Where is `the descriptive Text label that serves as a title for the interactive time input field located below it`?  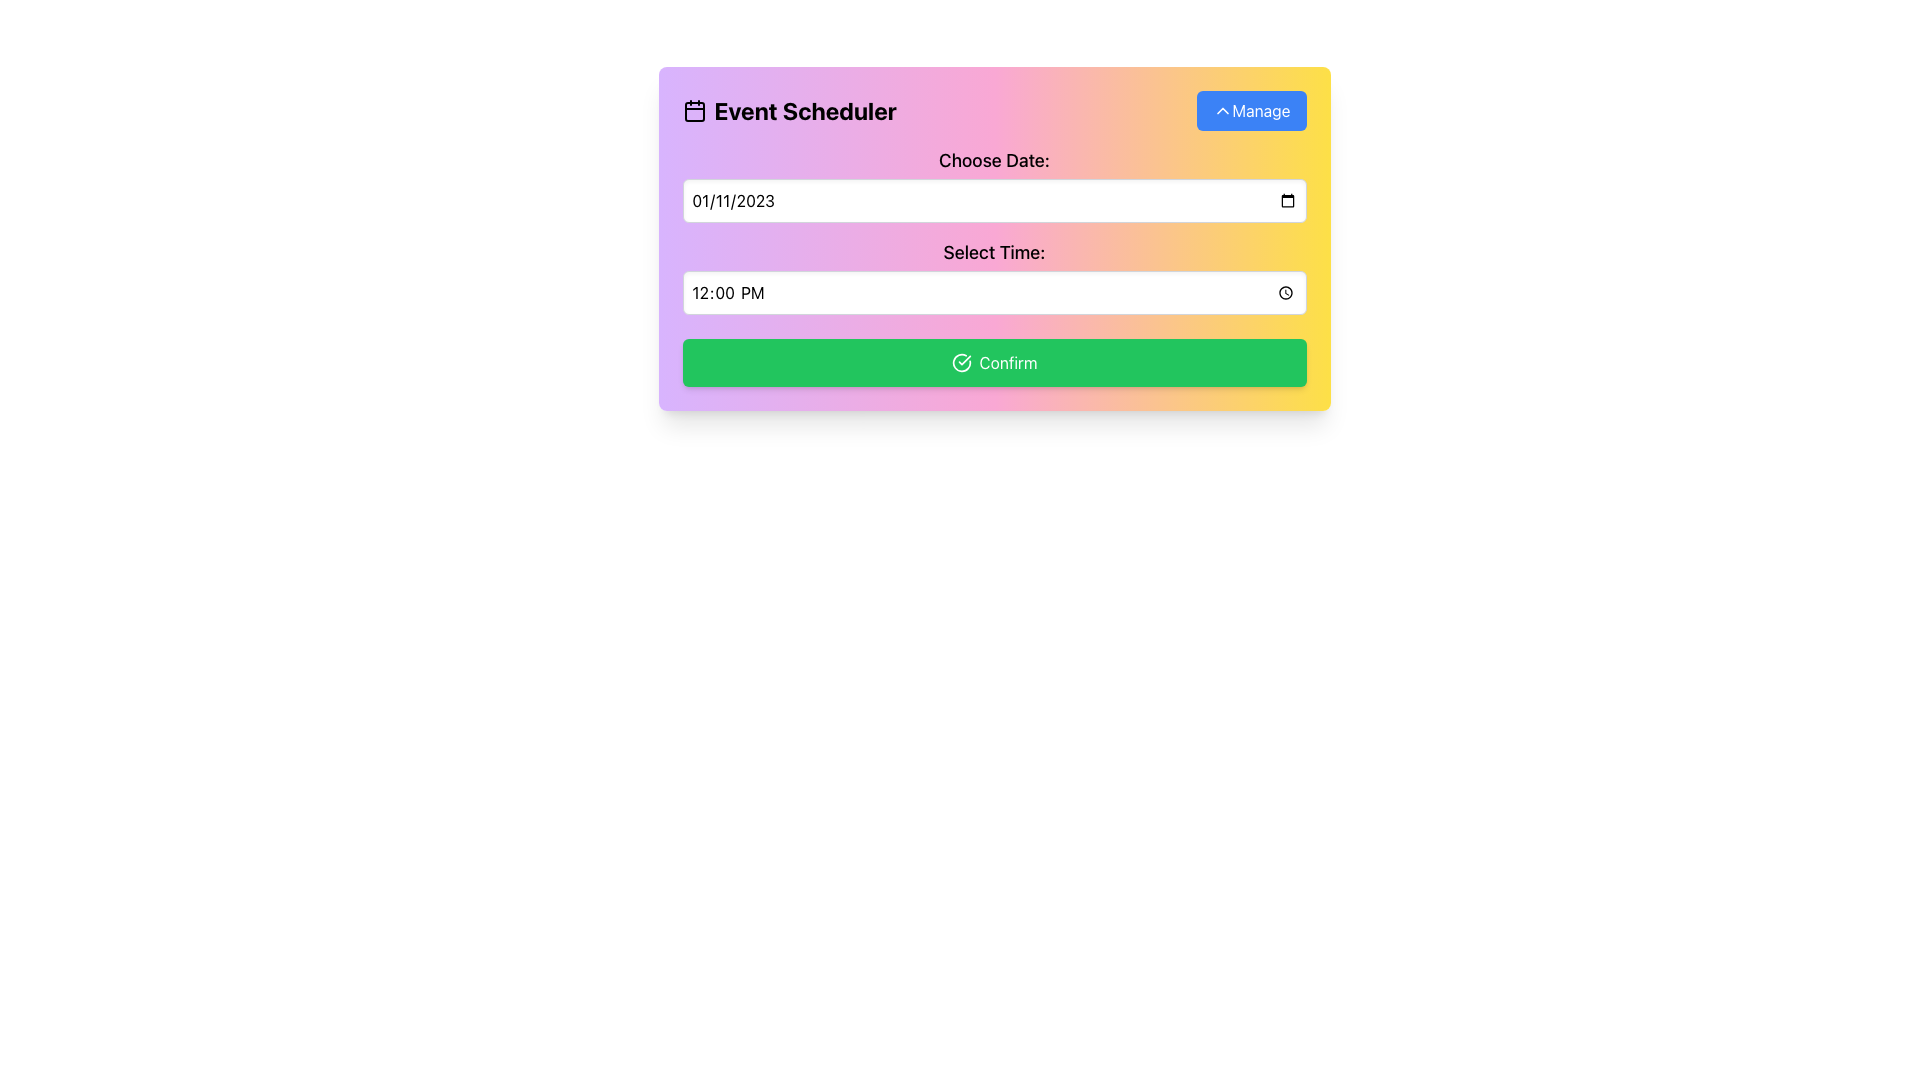 the descriptive Text label that serves as a title for the interactive time input field located below it is located at coordinates (994, 252).